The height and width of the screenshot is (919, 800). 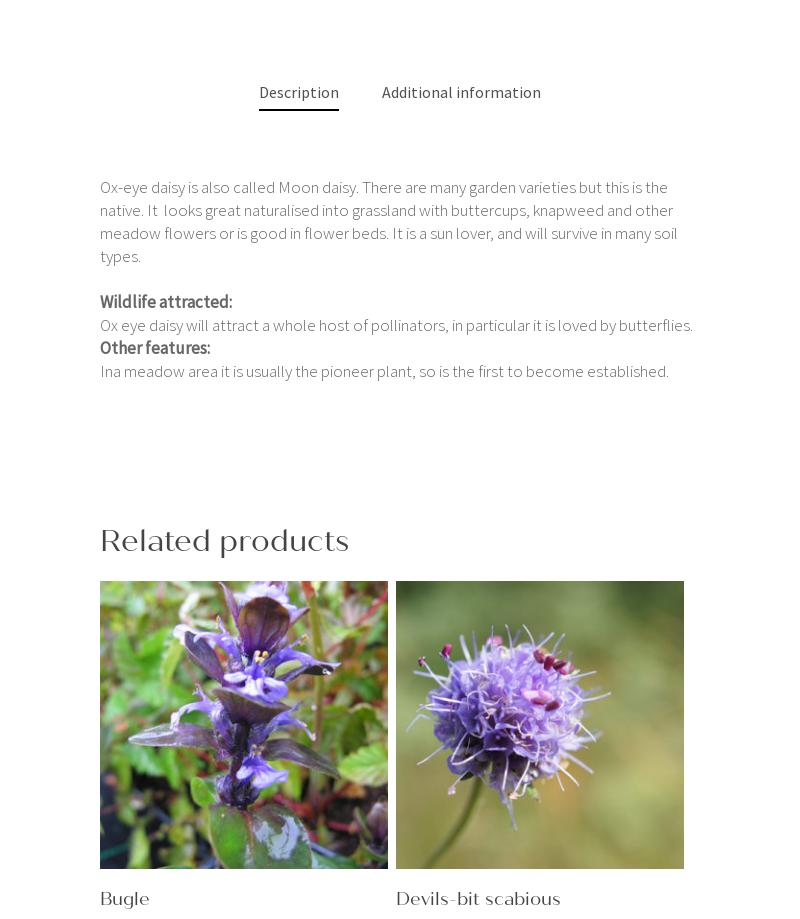 What do you see at coordinates (299, 90) in the screenshot?
I see `'Description'` at bounding box center [299, 90].